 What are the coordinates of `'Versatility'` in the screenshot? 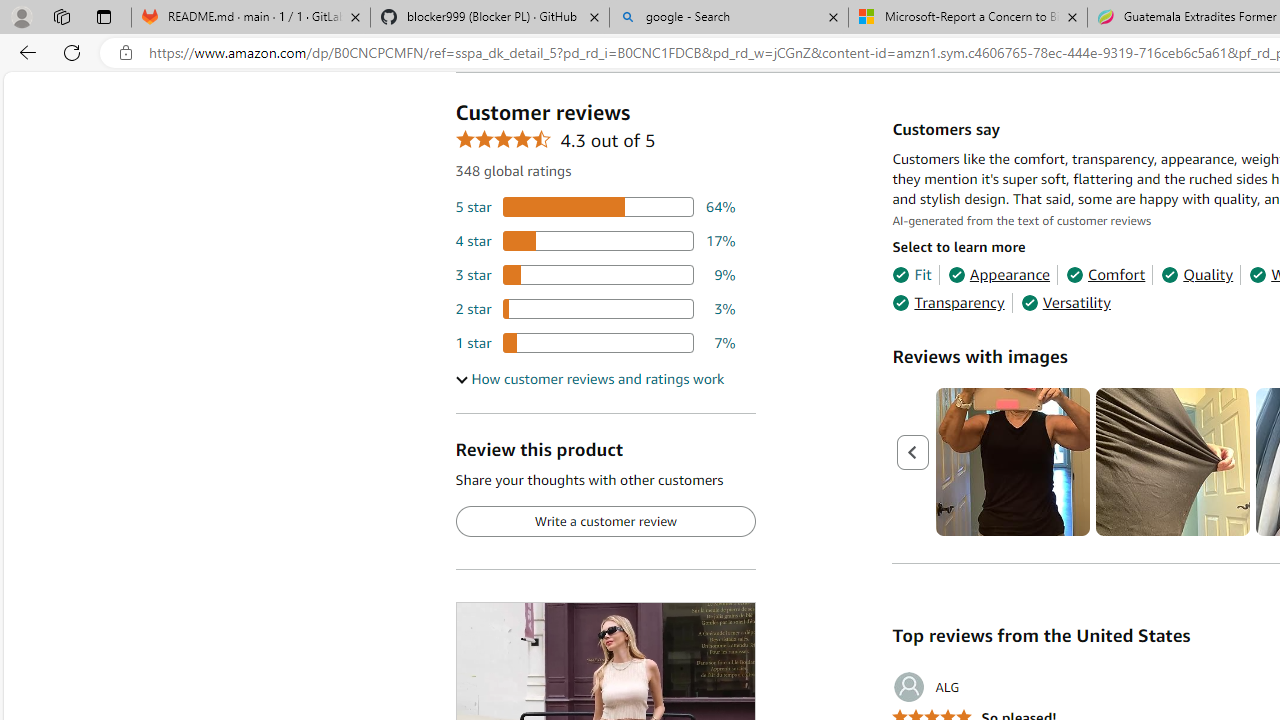 It's located at (1064, 303).